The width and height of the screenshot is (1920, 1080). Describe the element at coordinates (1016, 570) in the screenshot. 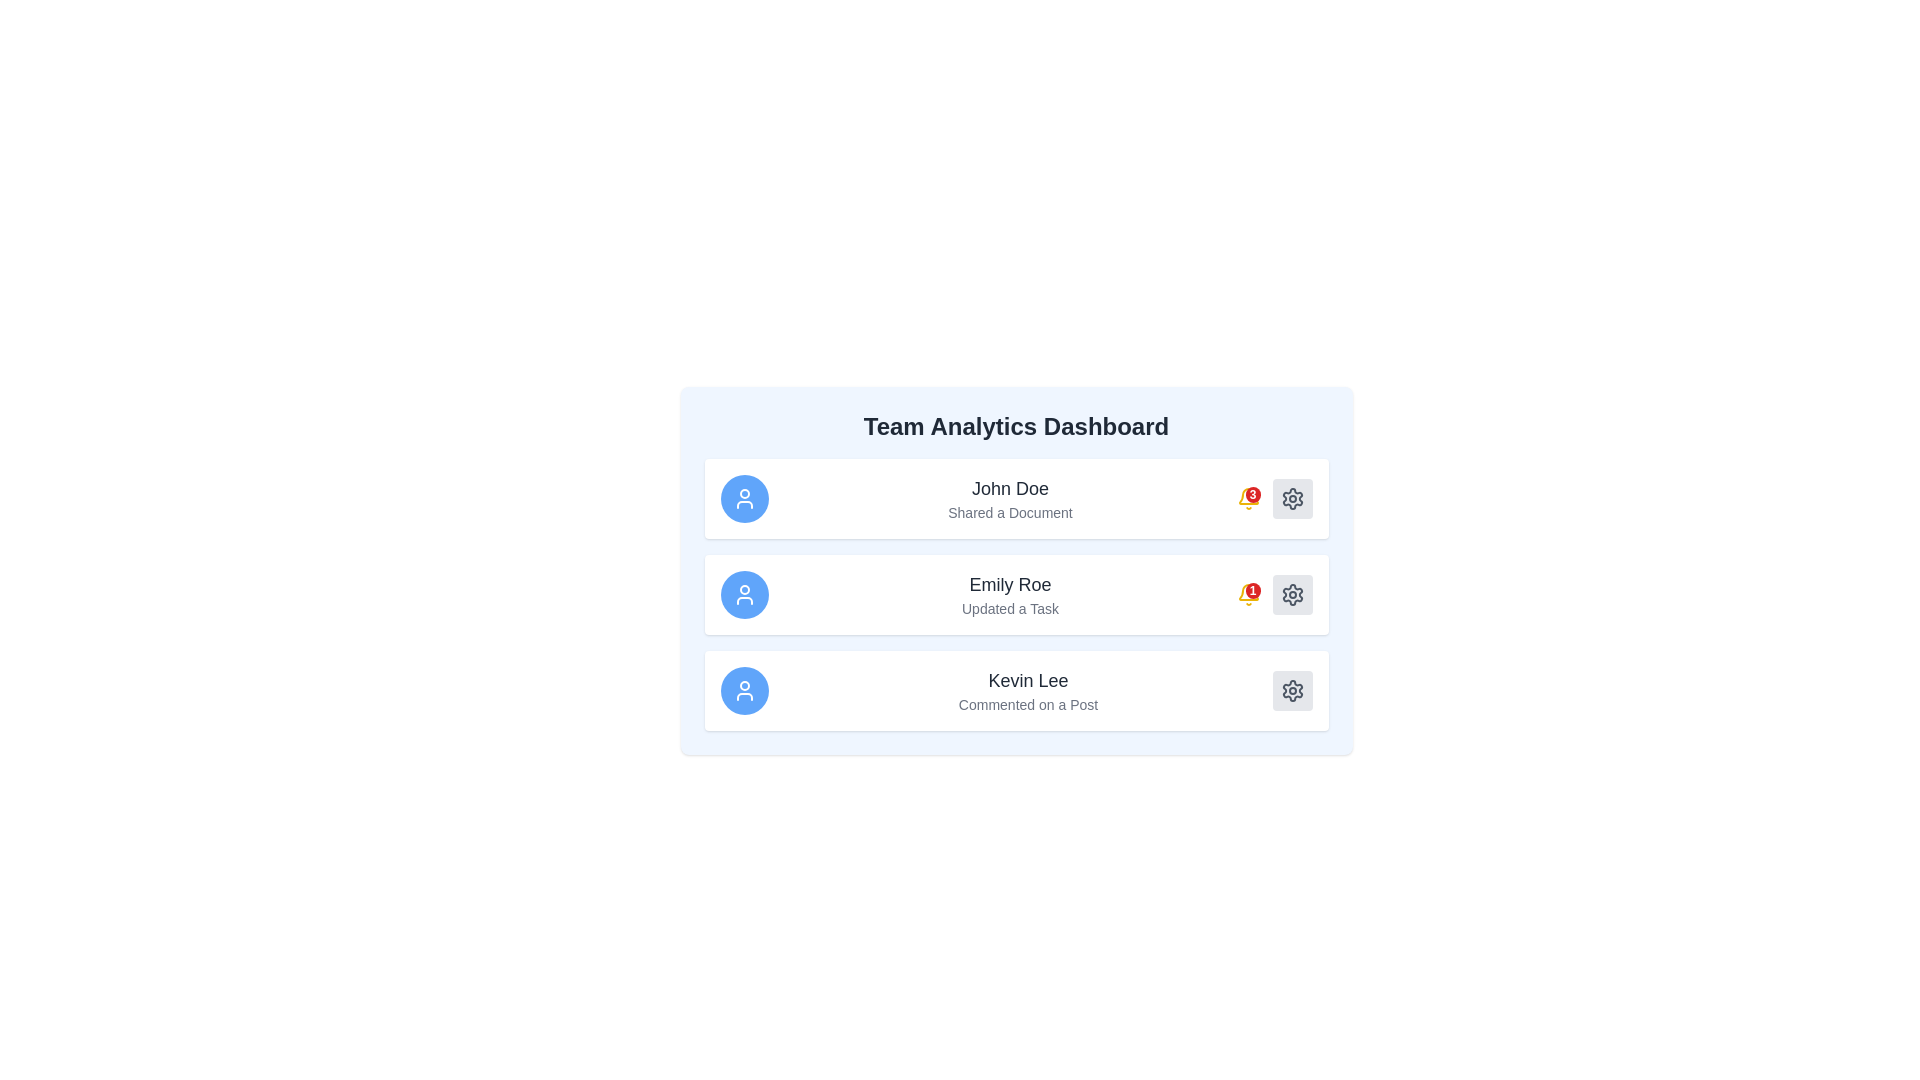

I see `the second entry in the activity feed that displays the name 'Emily Roe' and the text 'Updated a Task'` at that location.